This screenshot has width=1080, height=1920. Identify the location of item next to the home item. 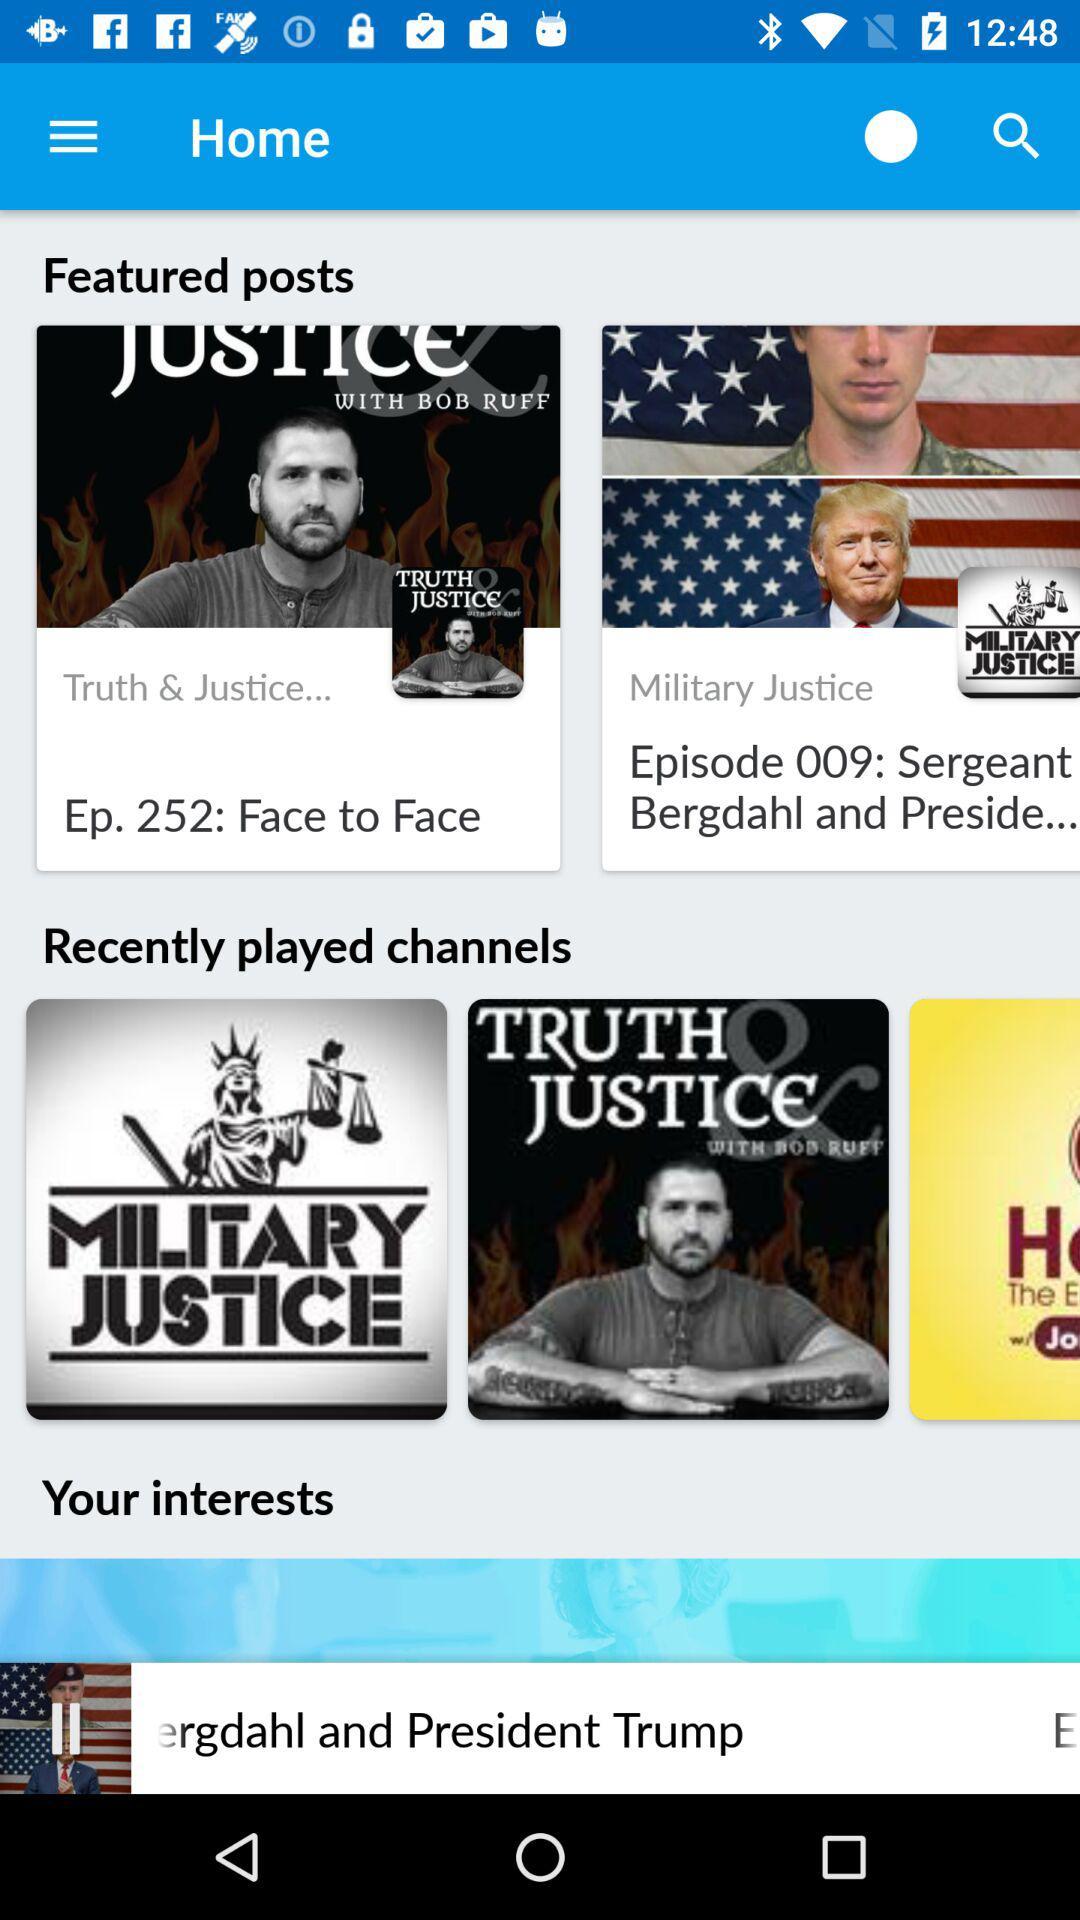
(890, 135).